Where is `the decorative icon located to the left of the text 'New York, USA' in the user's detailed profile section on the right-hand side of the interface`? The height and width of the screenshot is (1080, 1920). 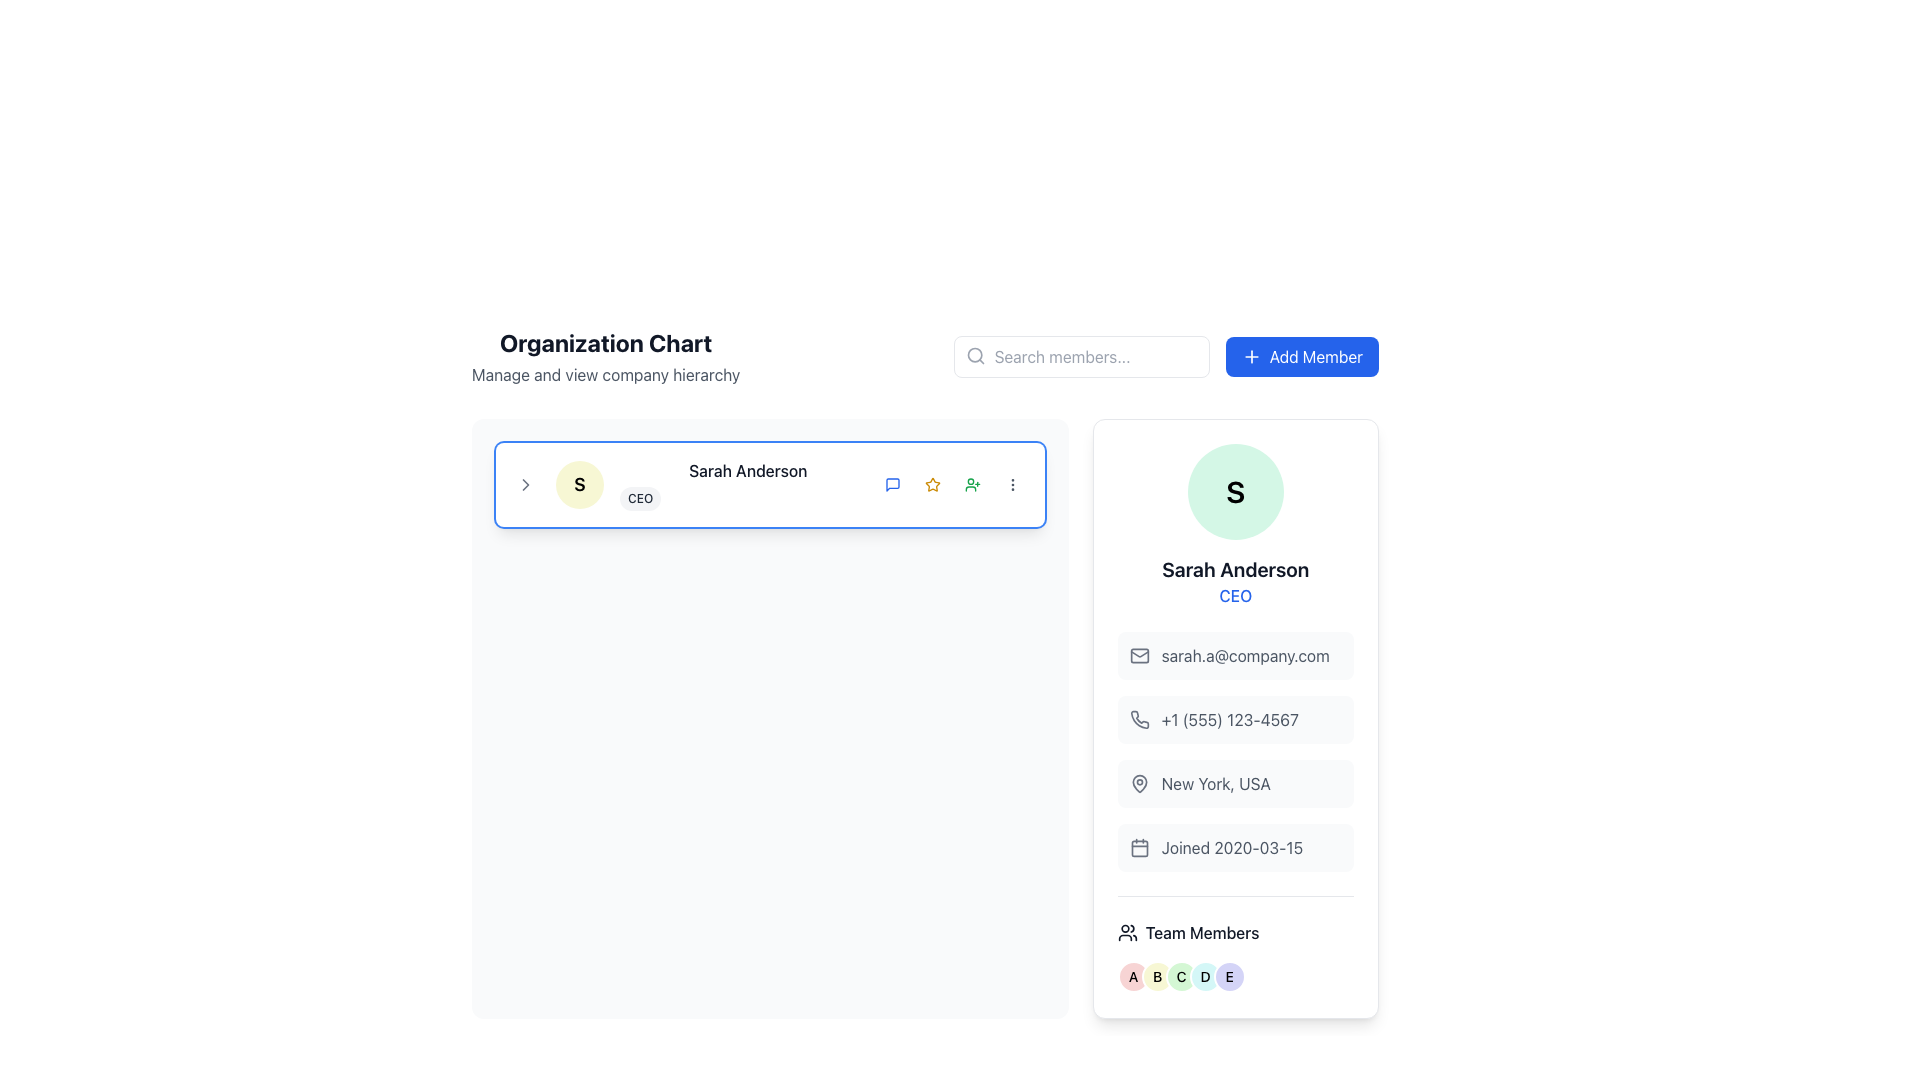 the decorative icon located to the left of the text 'New York, USA' in the user's detailed profile section on the right-hand side of the interface is located at coordinates (1139, 782).